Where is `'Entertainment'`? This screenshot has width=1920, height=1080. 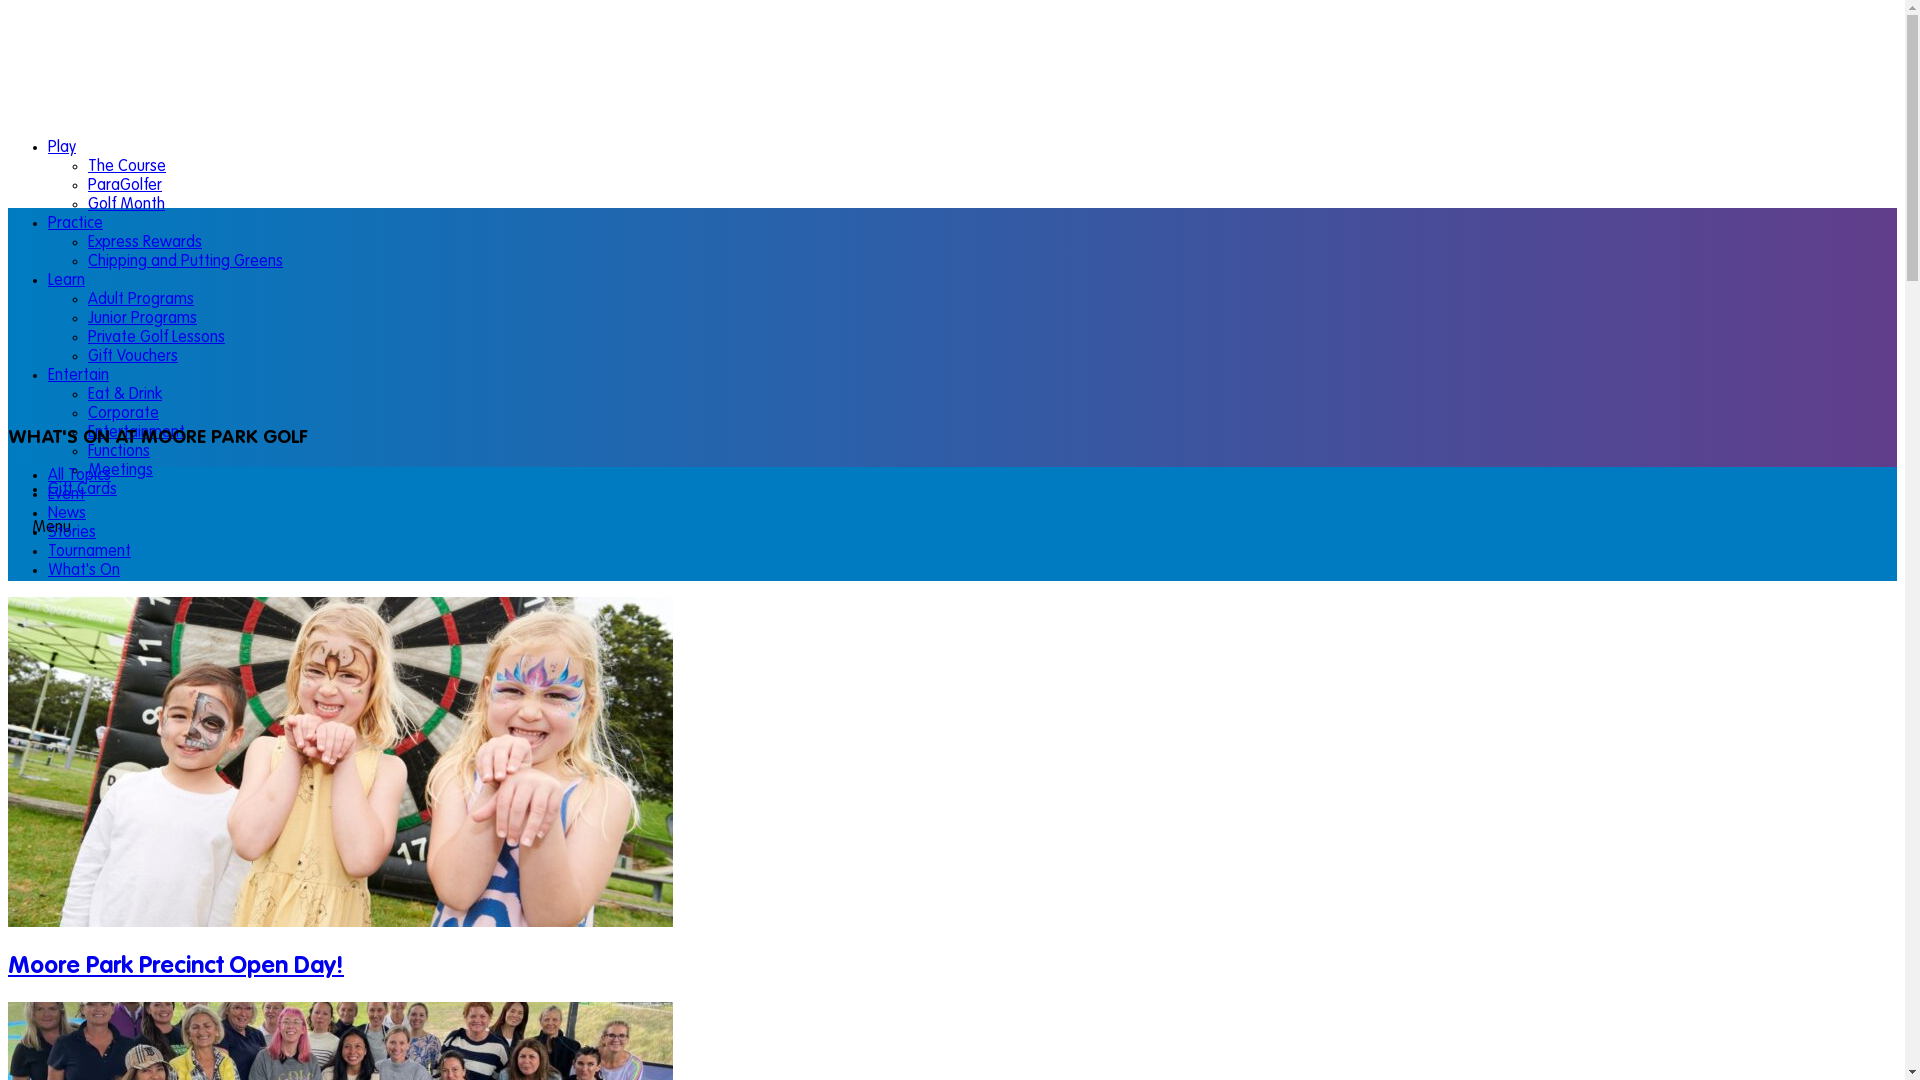
'Entertainment' is located at coordinates (135, 431).